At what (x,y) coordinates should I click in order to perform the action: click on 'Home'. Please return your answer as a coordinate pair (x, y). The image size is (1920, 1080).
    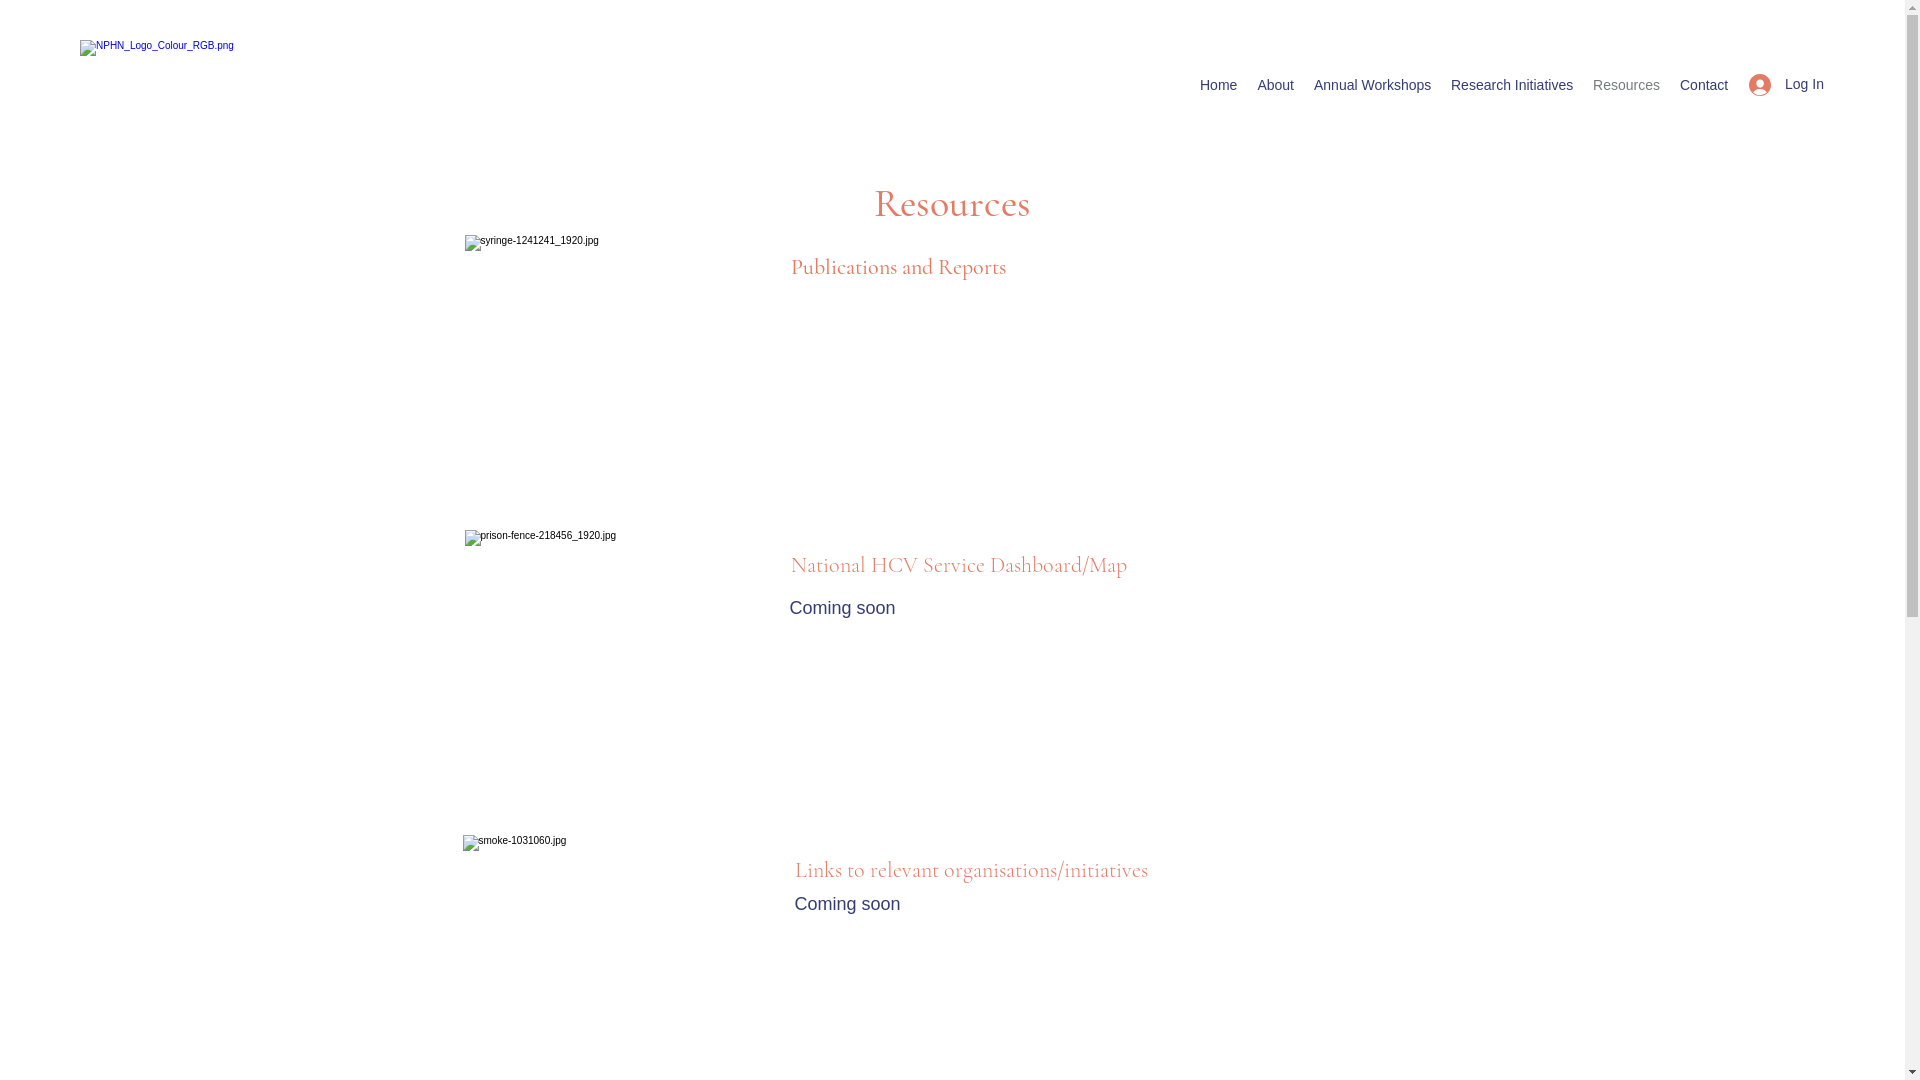
    Looking at the image, I should click on (1190, 83).